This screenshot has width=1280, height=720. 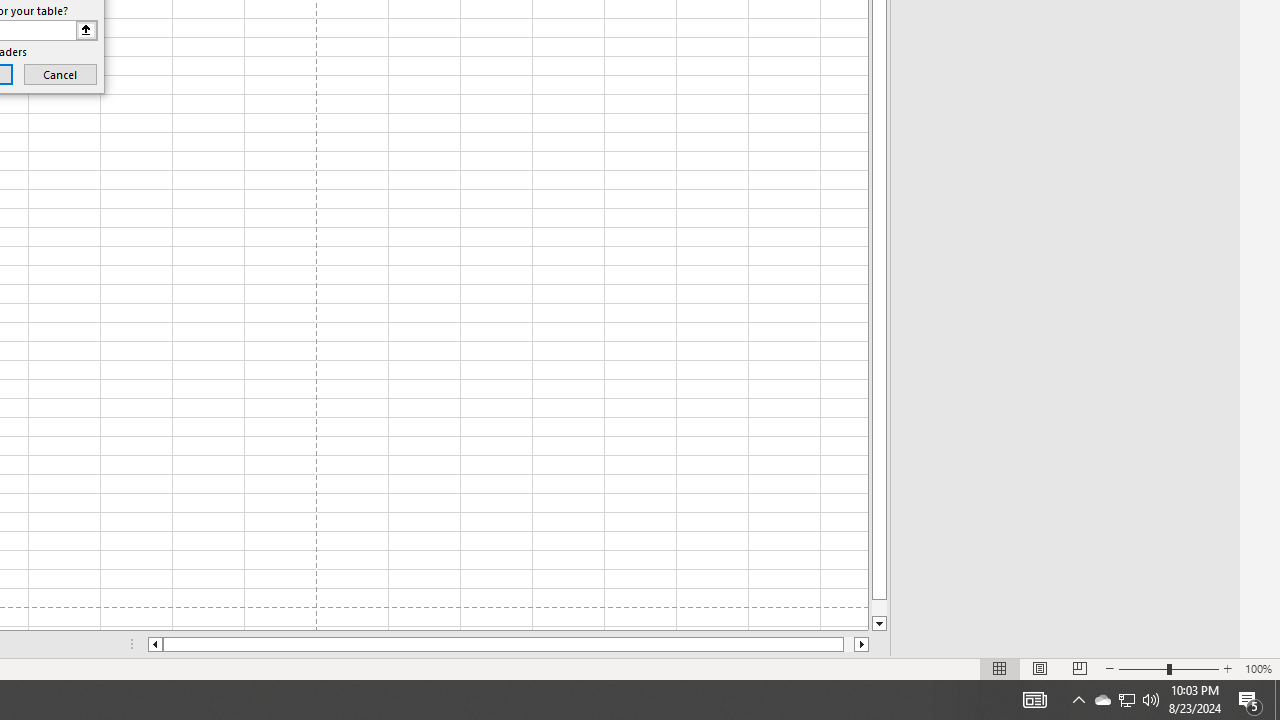 What do you see at coordinates (1226, 669) in the screenshot?
I see `'Zoom In'` at bounding box center [1226, 669].